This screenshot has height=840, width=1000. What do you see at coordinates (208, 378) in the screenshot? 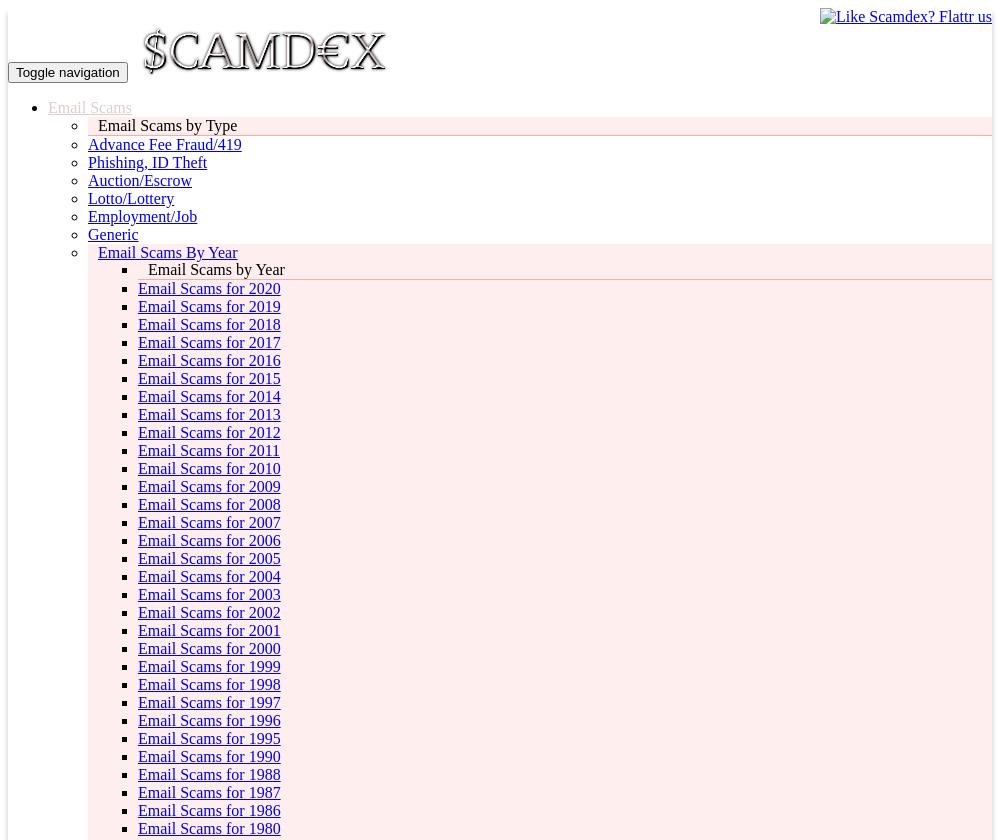
I see `'Email Scams for 2015'` at bounding box center [208, 378].